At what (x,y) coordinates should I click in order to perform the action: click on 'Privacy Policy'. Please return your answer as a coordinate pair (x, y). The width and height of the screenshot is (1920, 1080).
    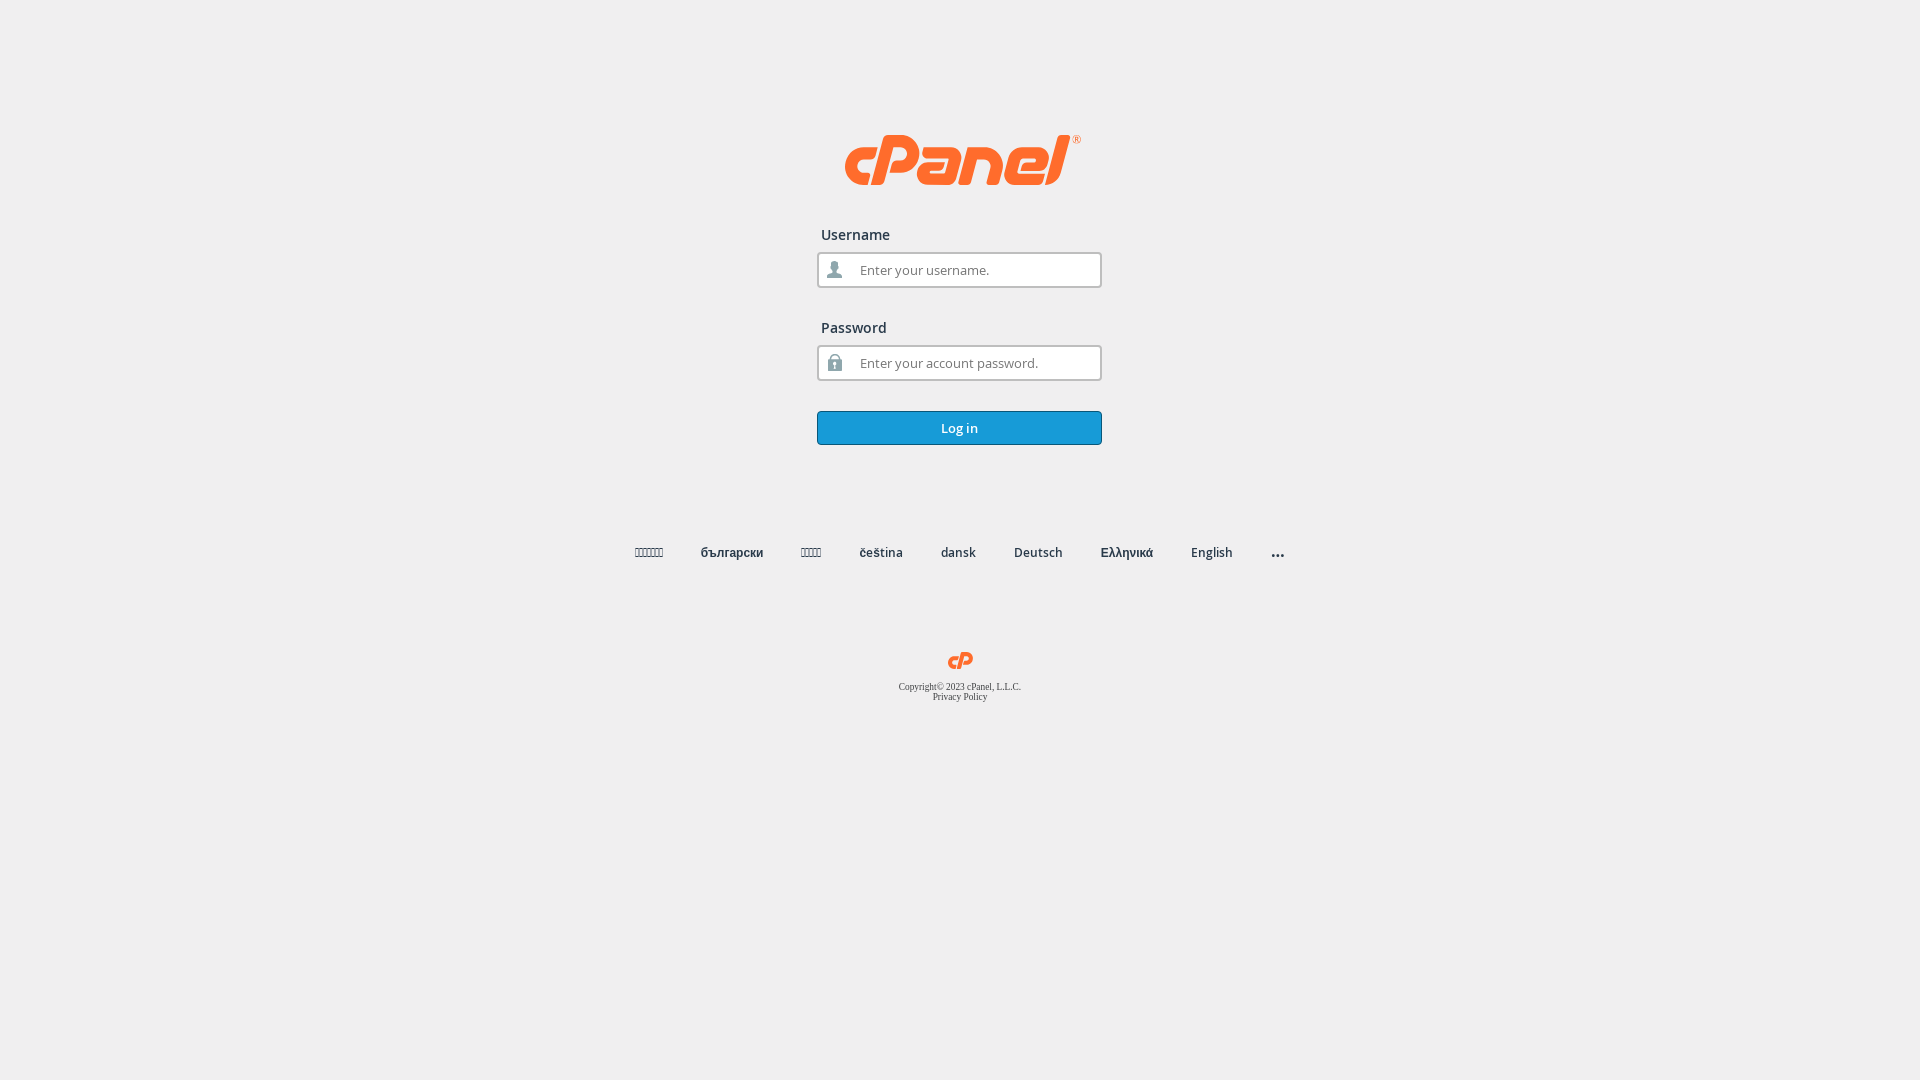
    Looking at the image, I should click on (960, 696).